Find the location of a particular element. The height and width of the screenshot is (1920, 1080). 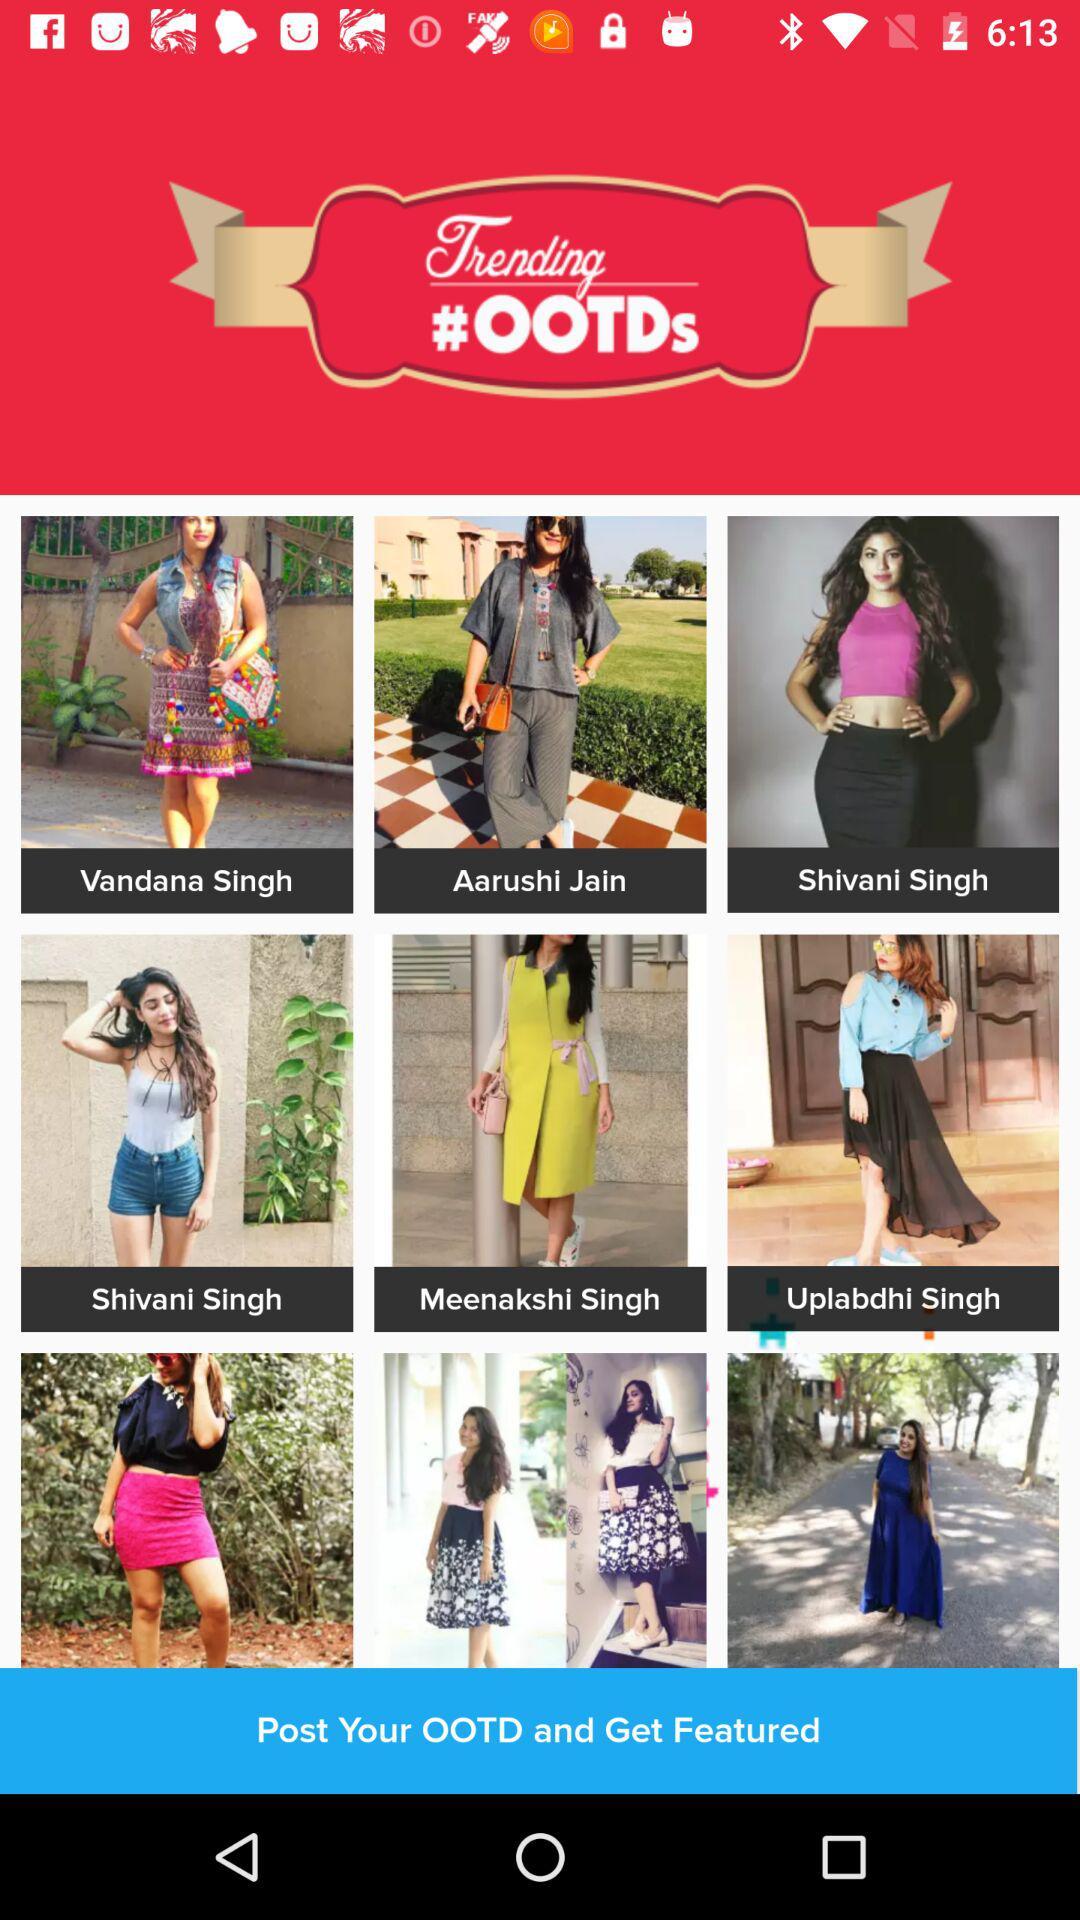

feature area is located at coordinates (892, 681).